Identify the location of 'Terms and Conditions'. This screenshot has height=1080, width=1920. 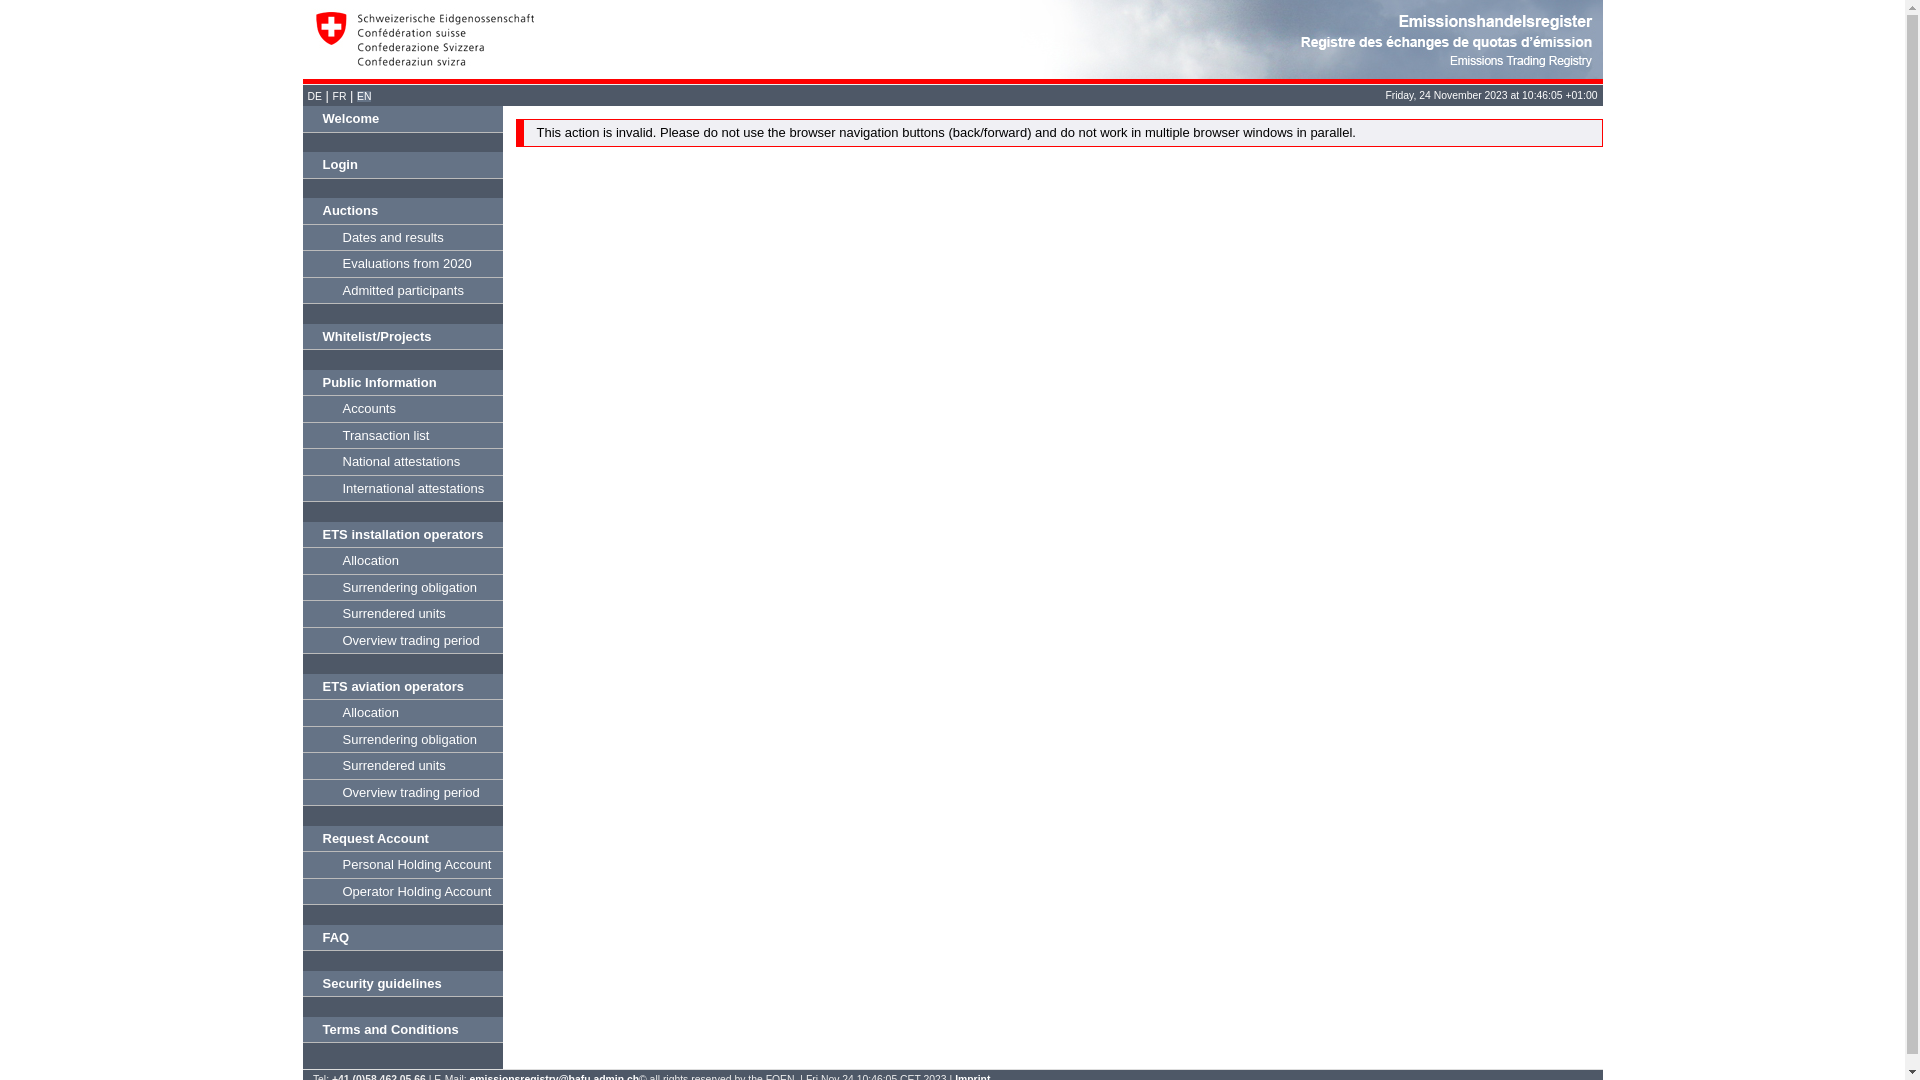
(301, 1029).